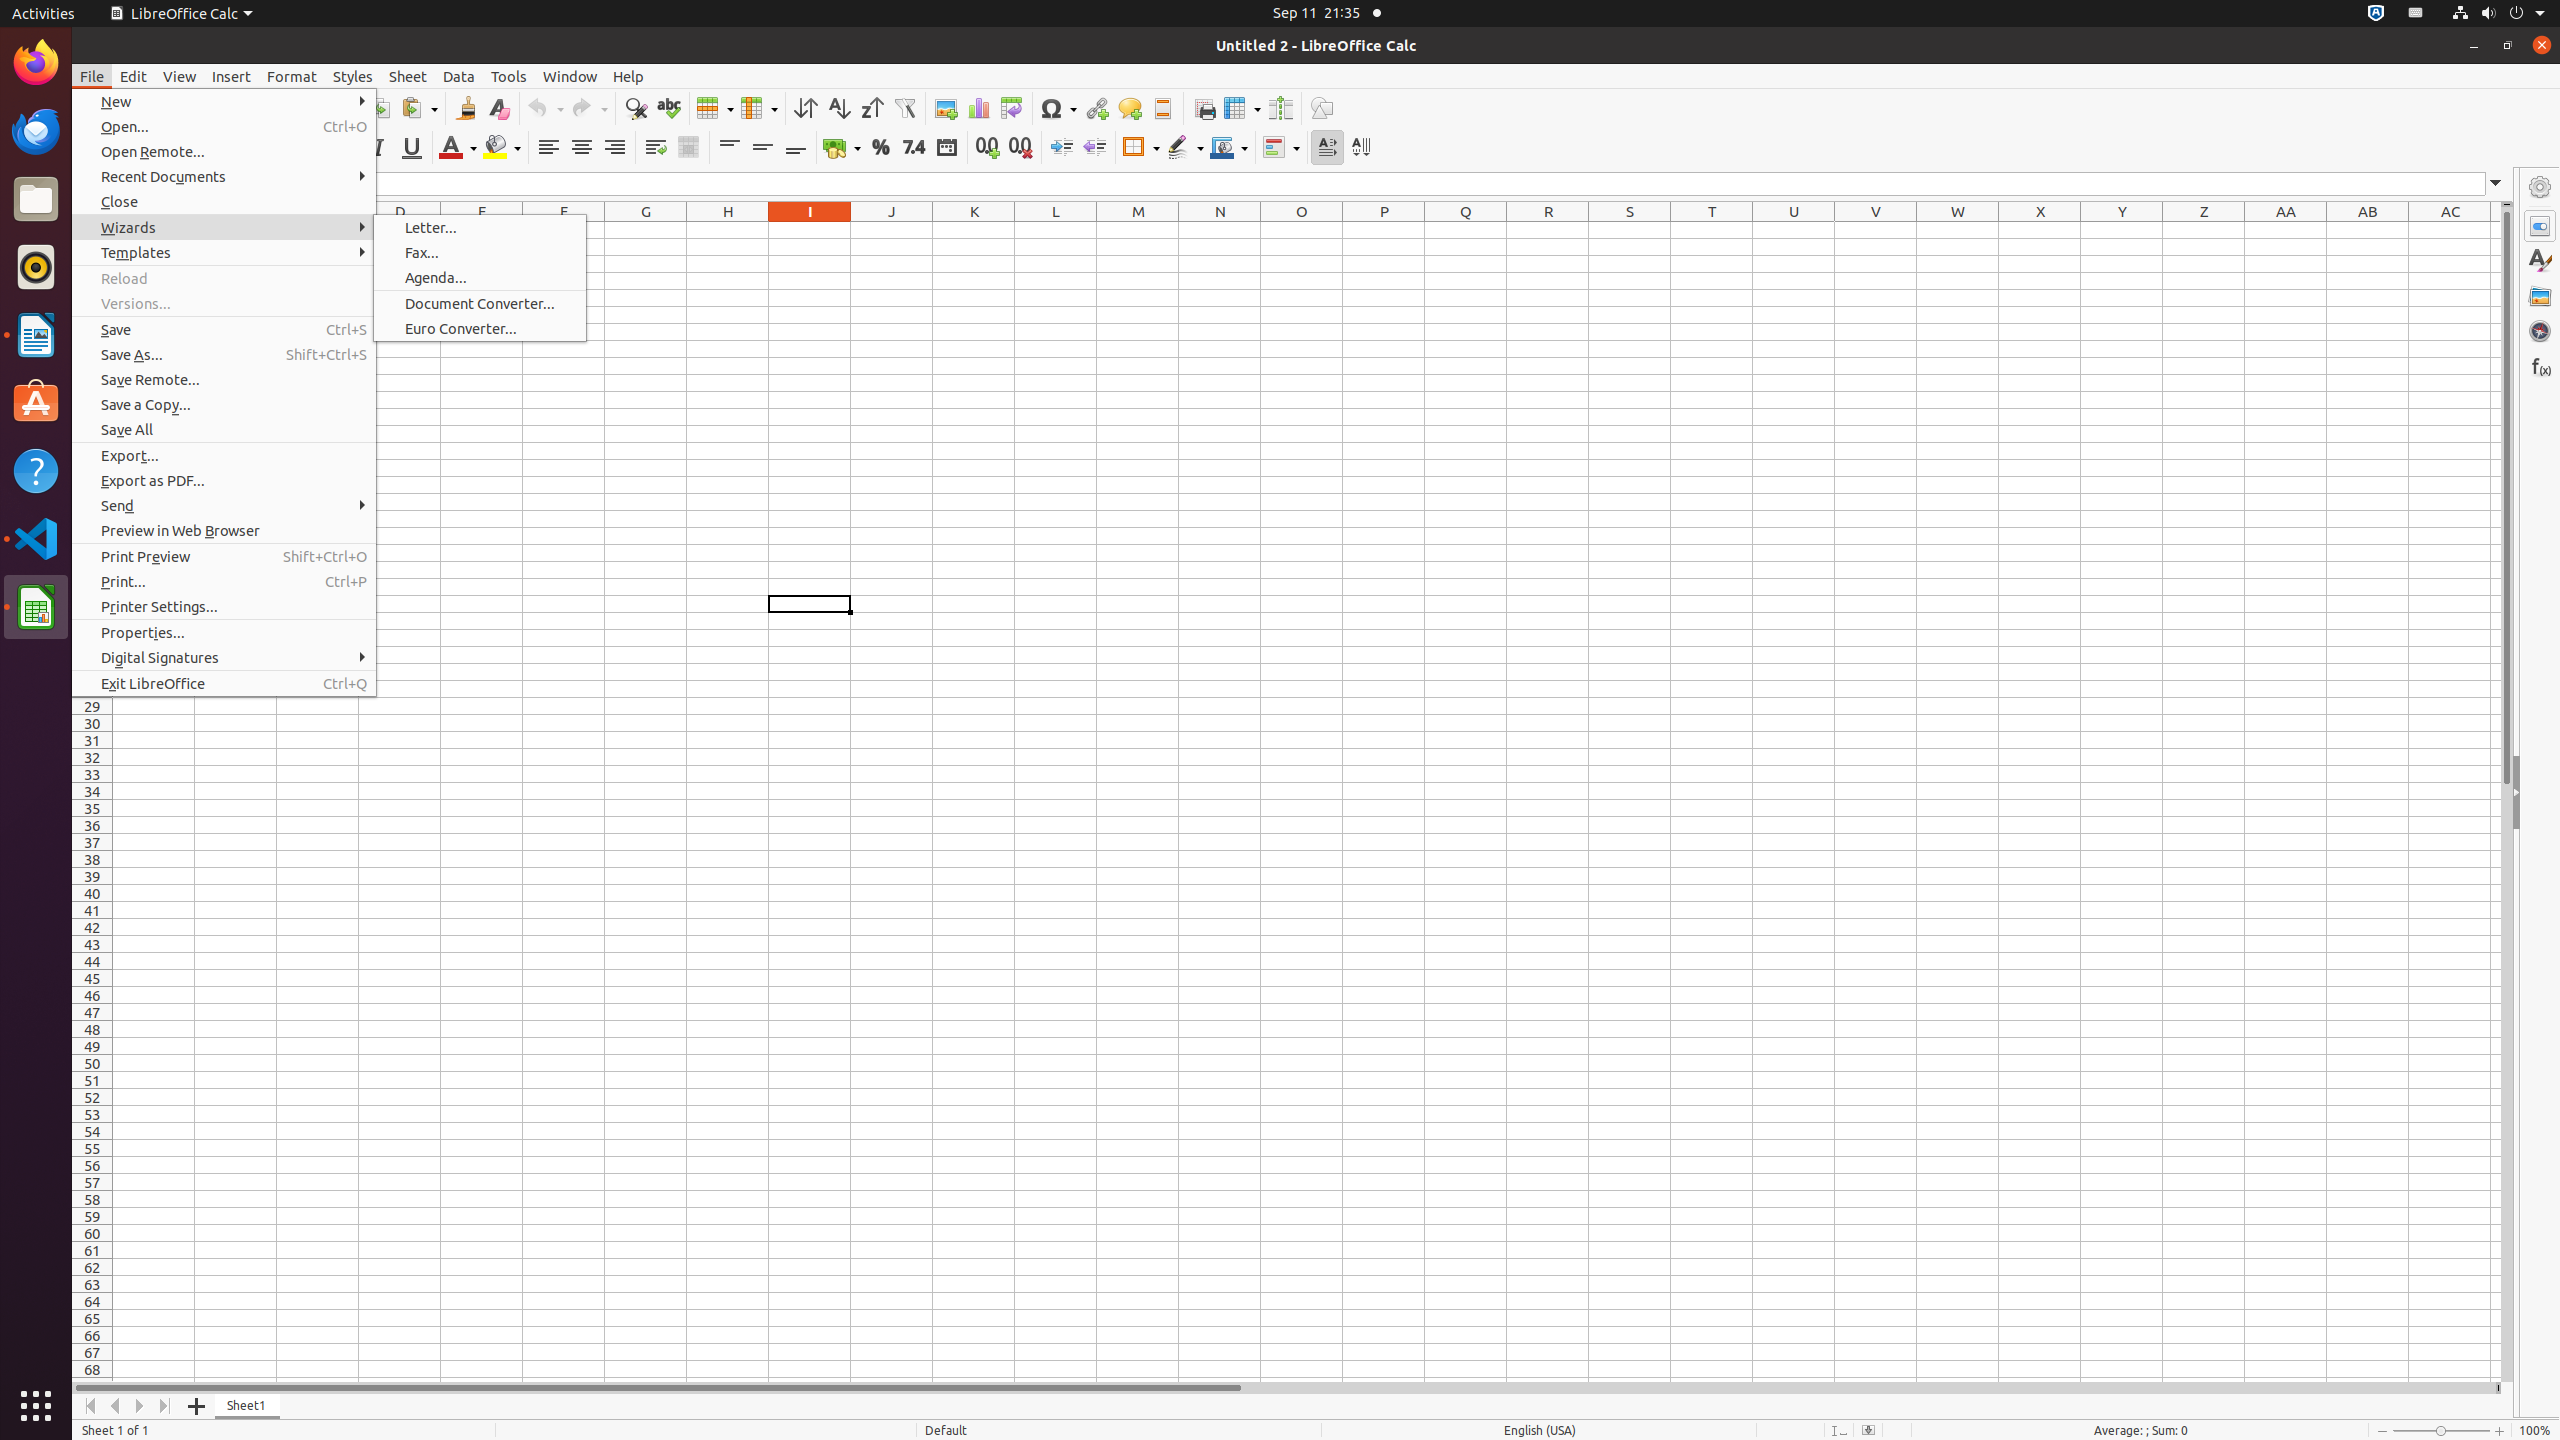 The image size is (2560, 1440). Describe the element at coordinates (224, 100) in the screenshot. I see `'New'` at that location.